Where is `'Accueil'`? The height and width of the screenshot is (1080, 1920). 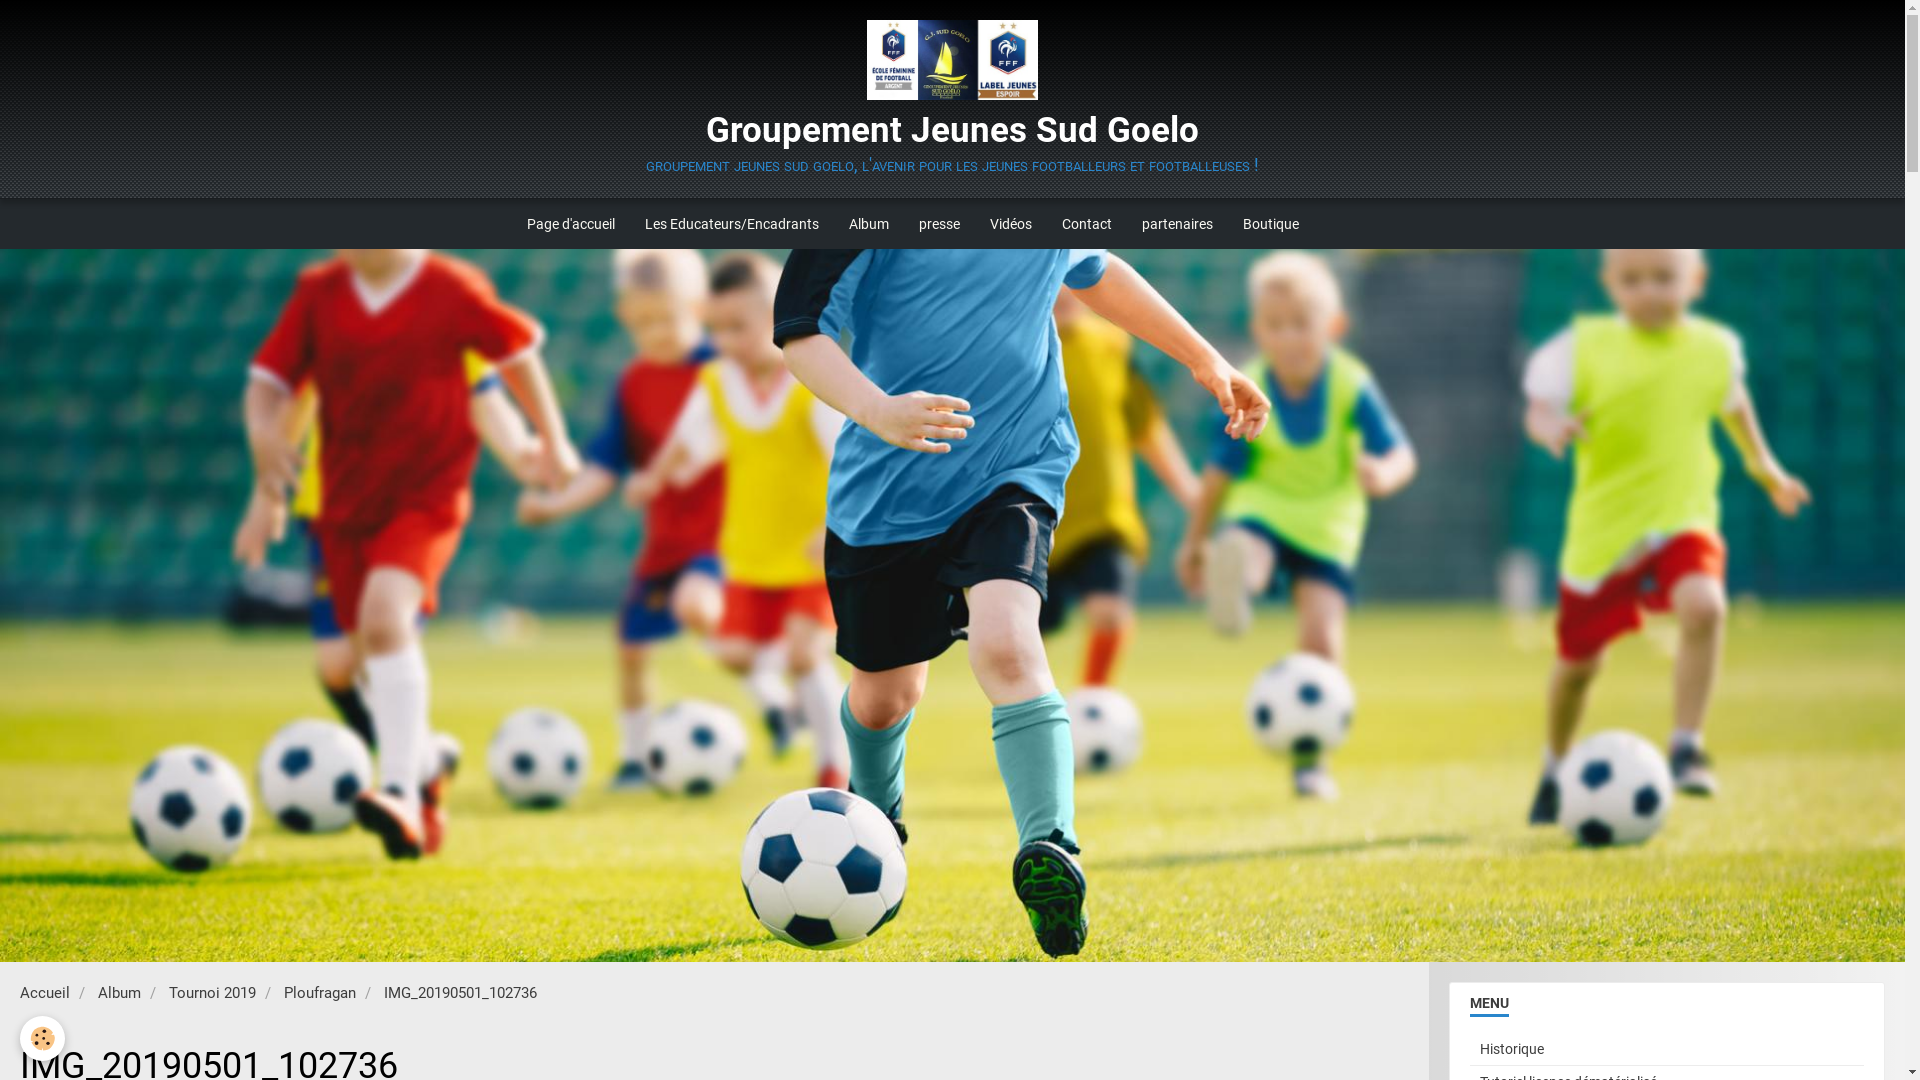
'Accueil' is located at coordinates (44, 992).